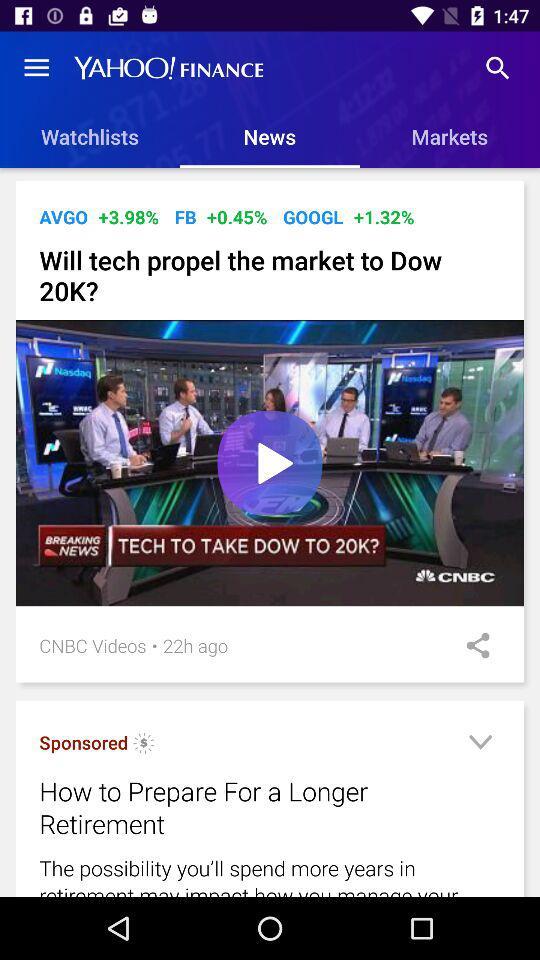 This screenshot has width=540, height=960. Describe the element at coordinates (143, 744) in the screenshot. I see `icon below the cnbc videos icon` at that location.